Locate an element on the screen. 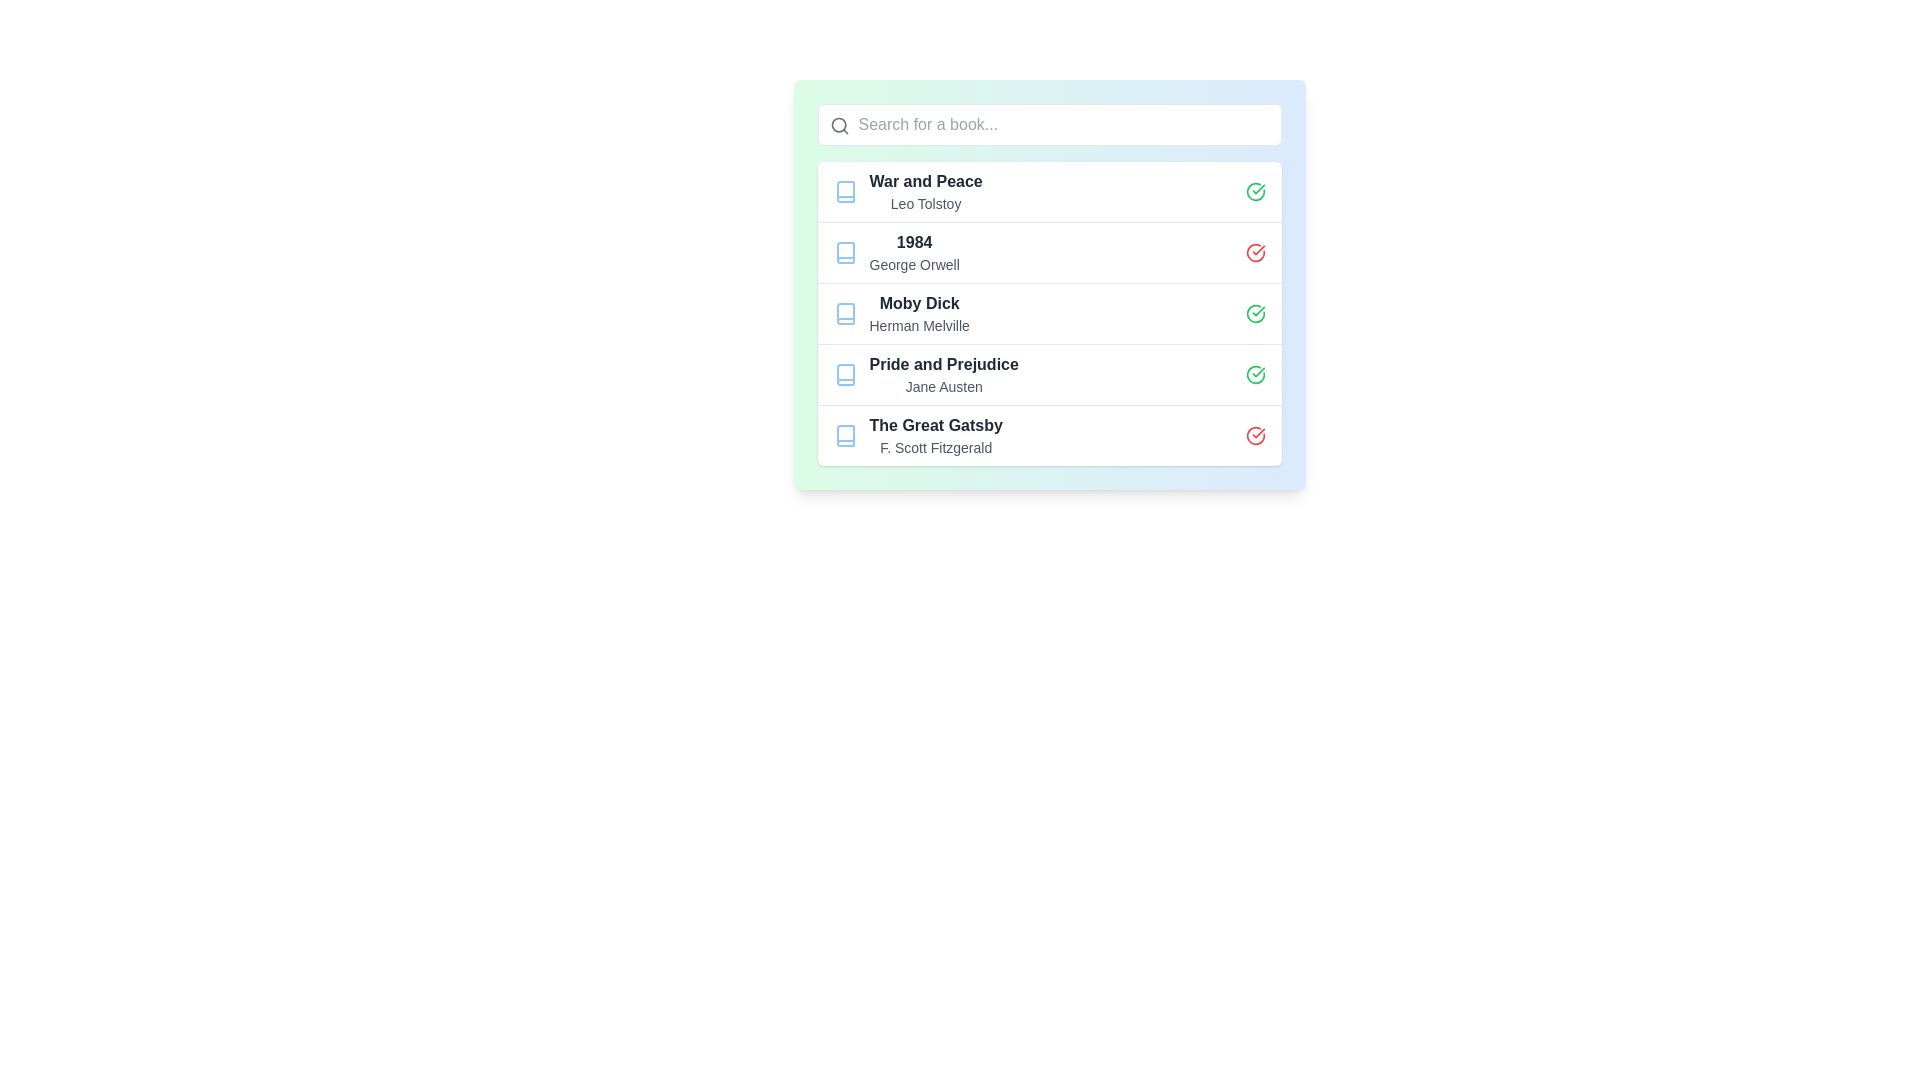 The height and width of the screenshot is (1080, 1920). the confirmation icon for the book 'War and Peace' by Leo Tolstoy, located at the far-right side of its row is located at coordinates (1254, 192).